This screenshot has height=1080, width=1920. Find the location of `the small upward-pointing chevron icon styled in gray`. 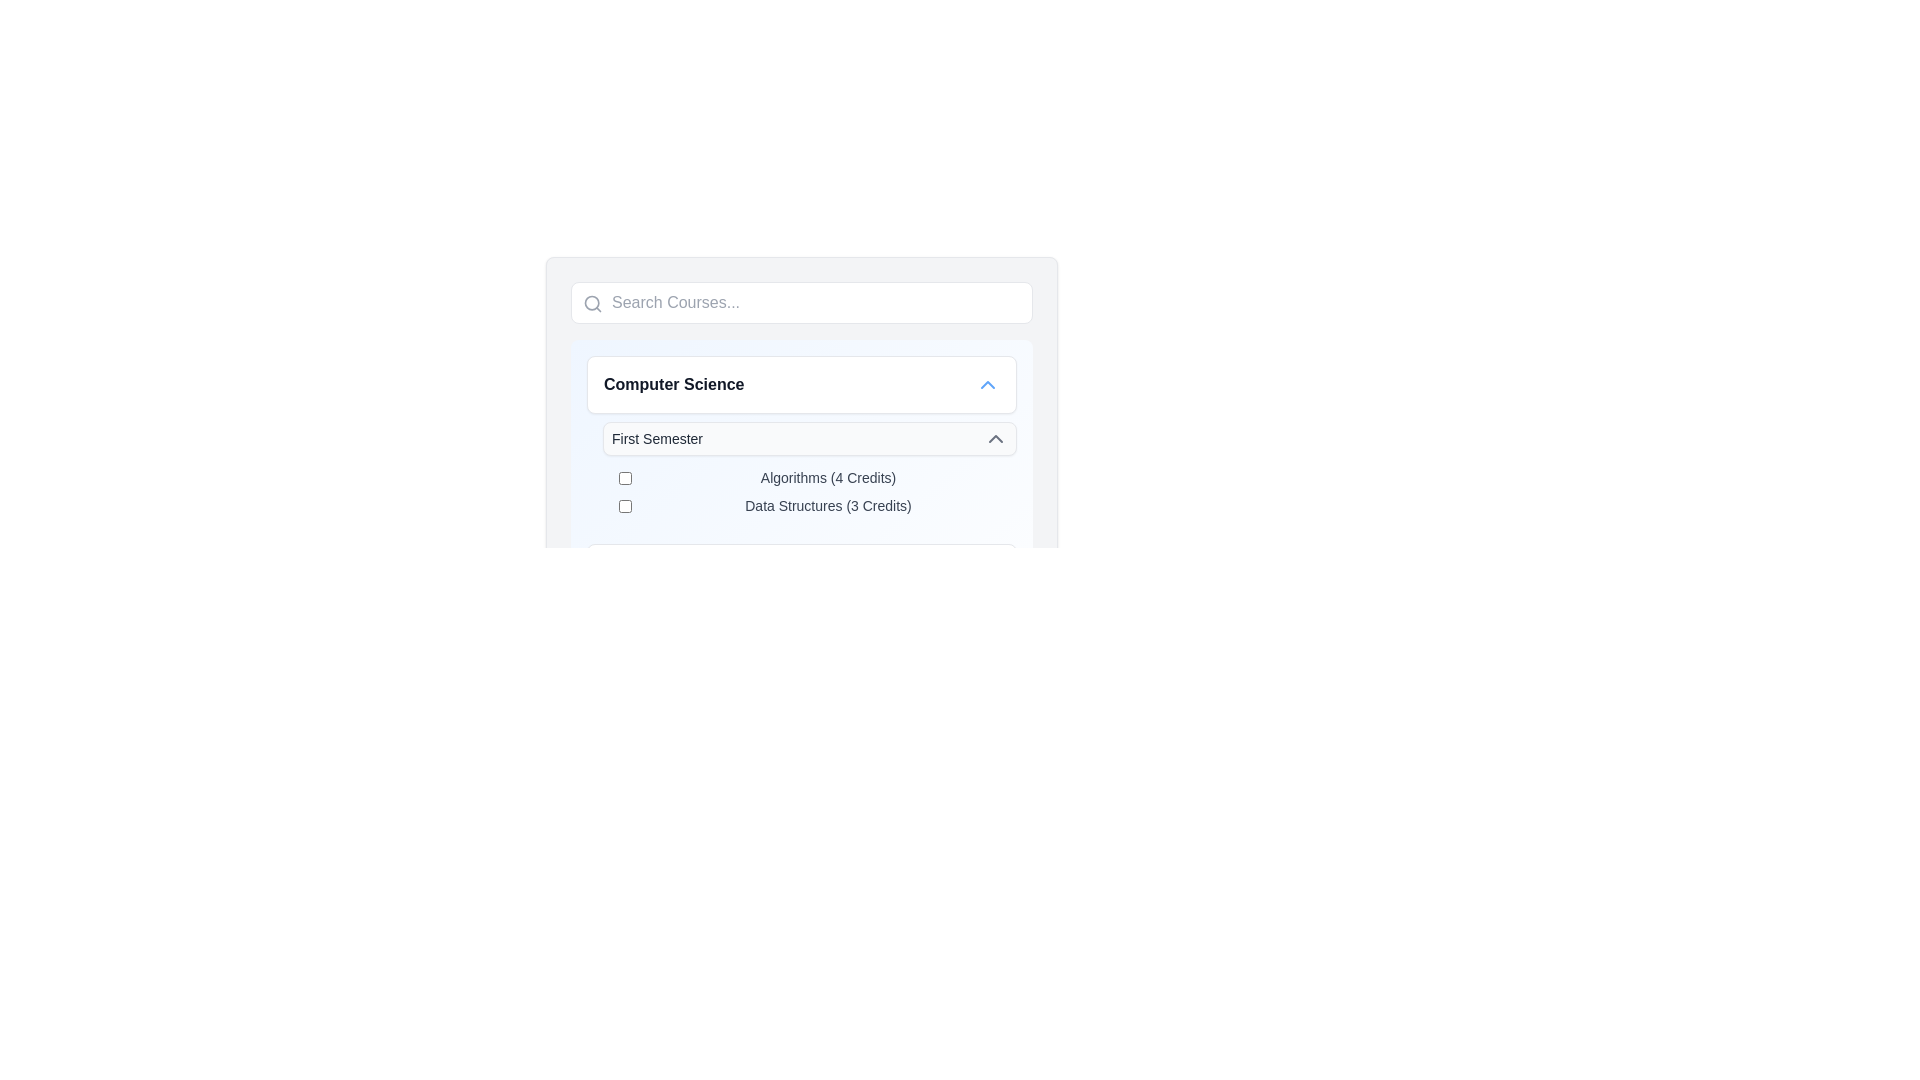

the small upward-pointing chevron icon styled in gray is located at coordinates (996, 438).